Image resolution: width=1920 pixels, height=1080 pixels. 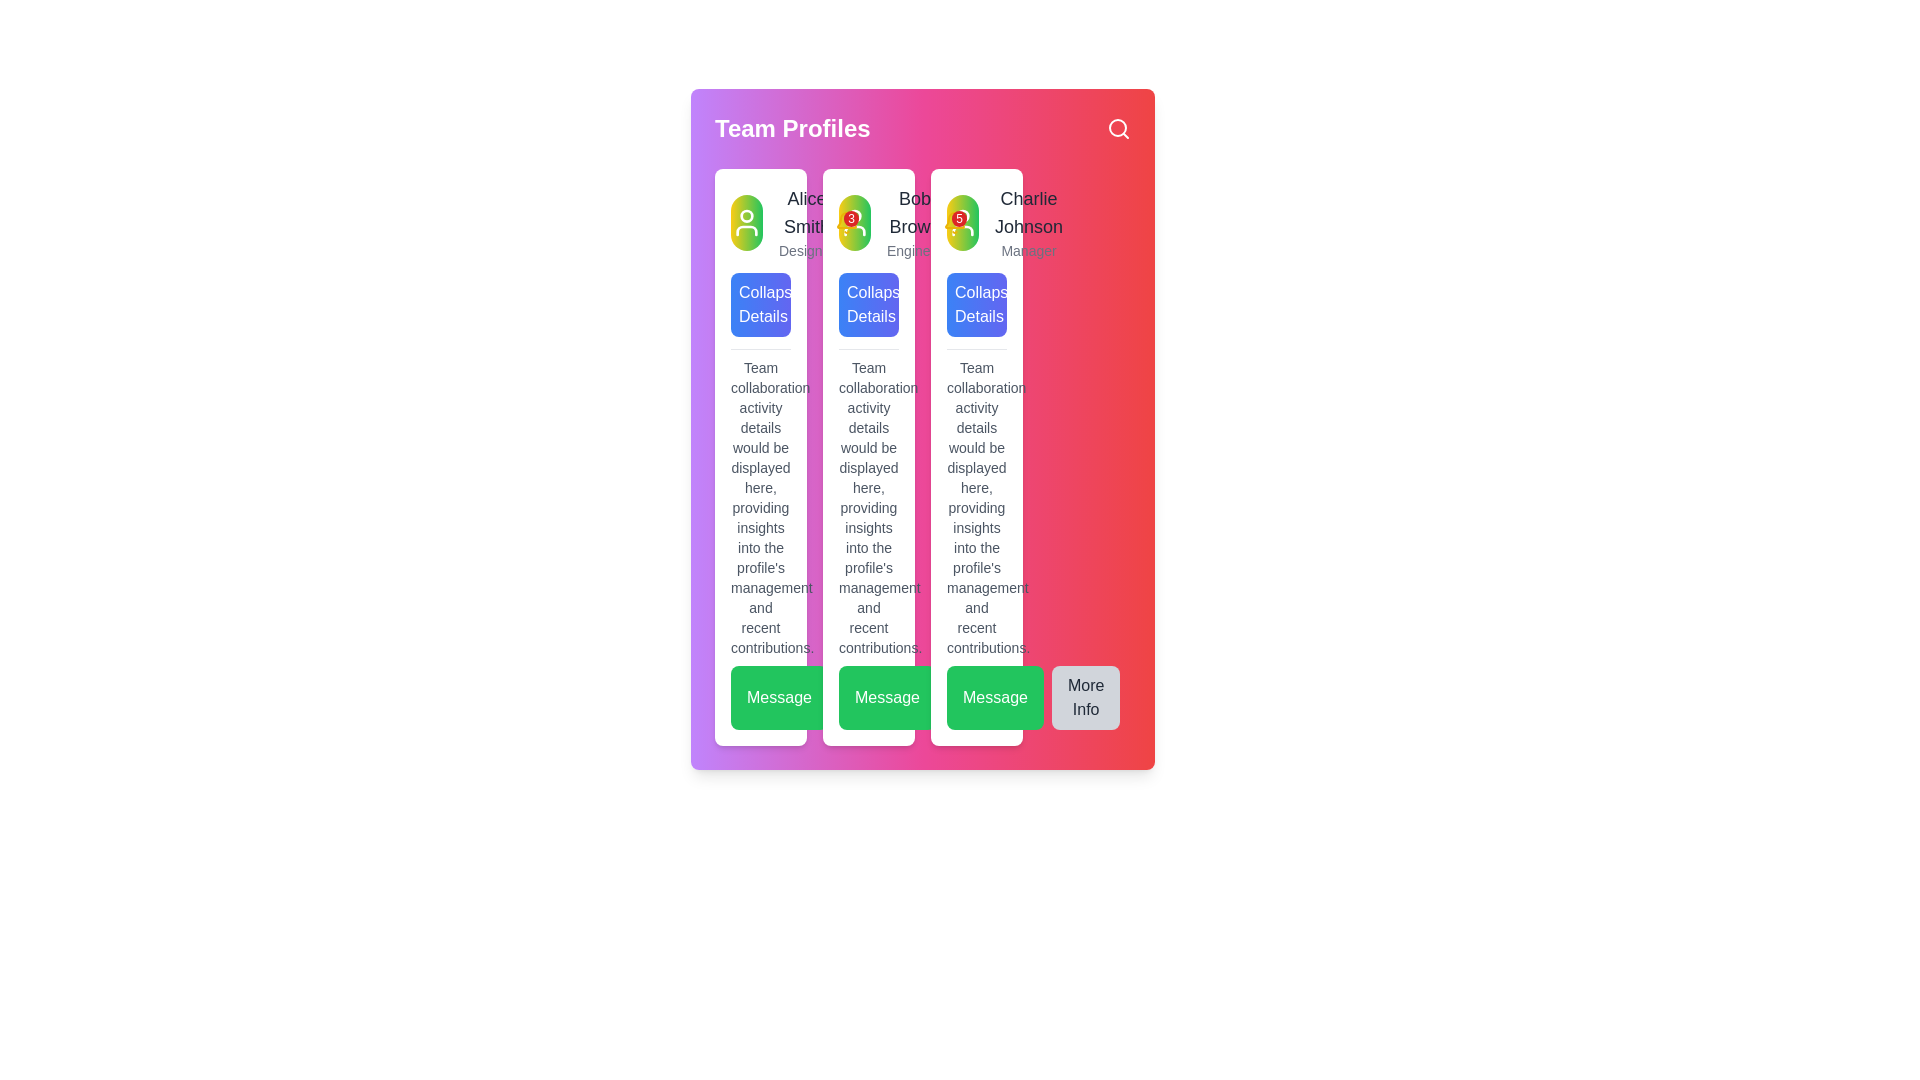 I want to click on the button located below the header 'Bob Brown' and above the team collaboration details to activate hover effects, so click(x=868, y=304).